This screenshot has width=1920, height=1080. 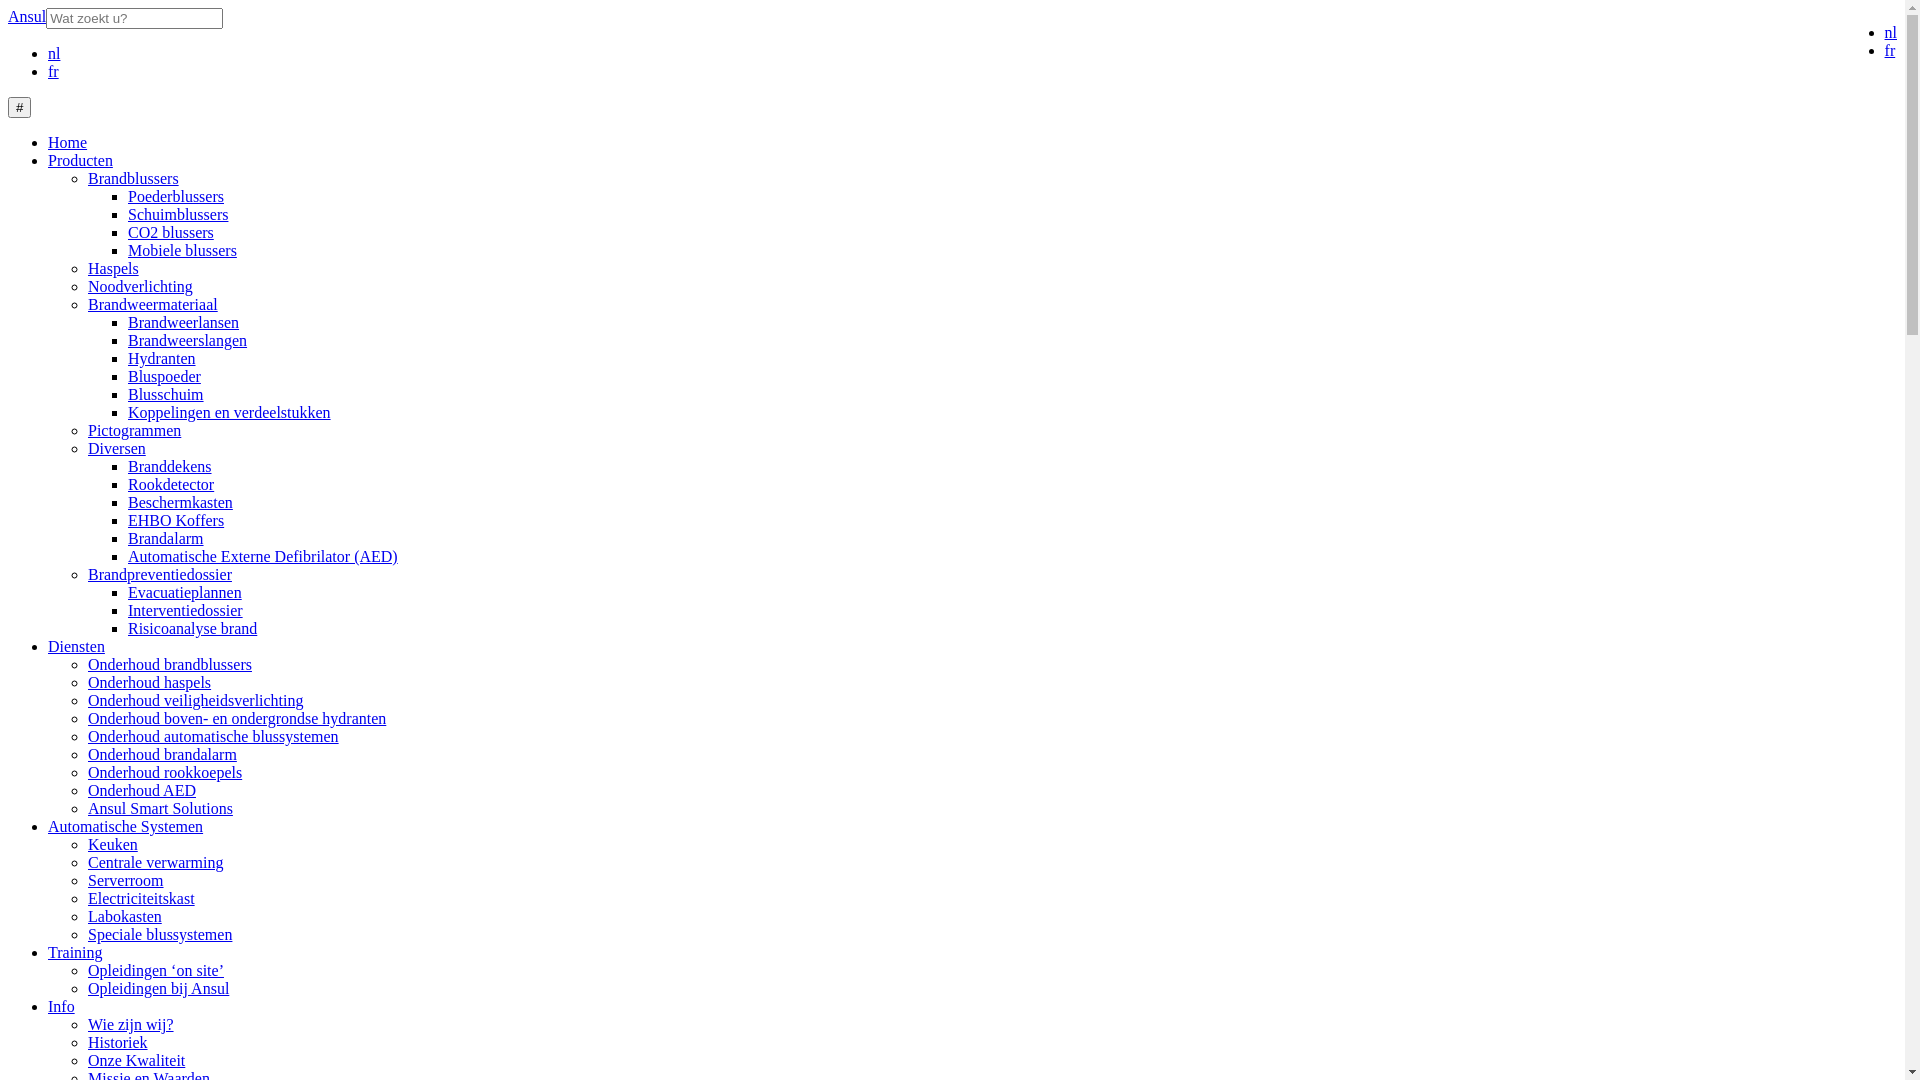 I want to click on 'Historiek', so click(x=86, y=1041).